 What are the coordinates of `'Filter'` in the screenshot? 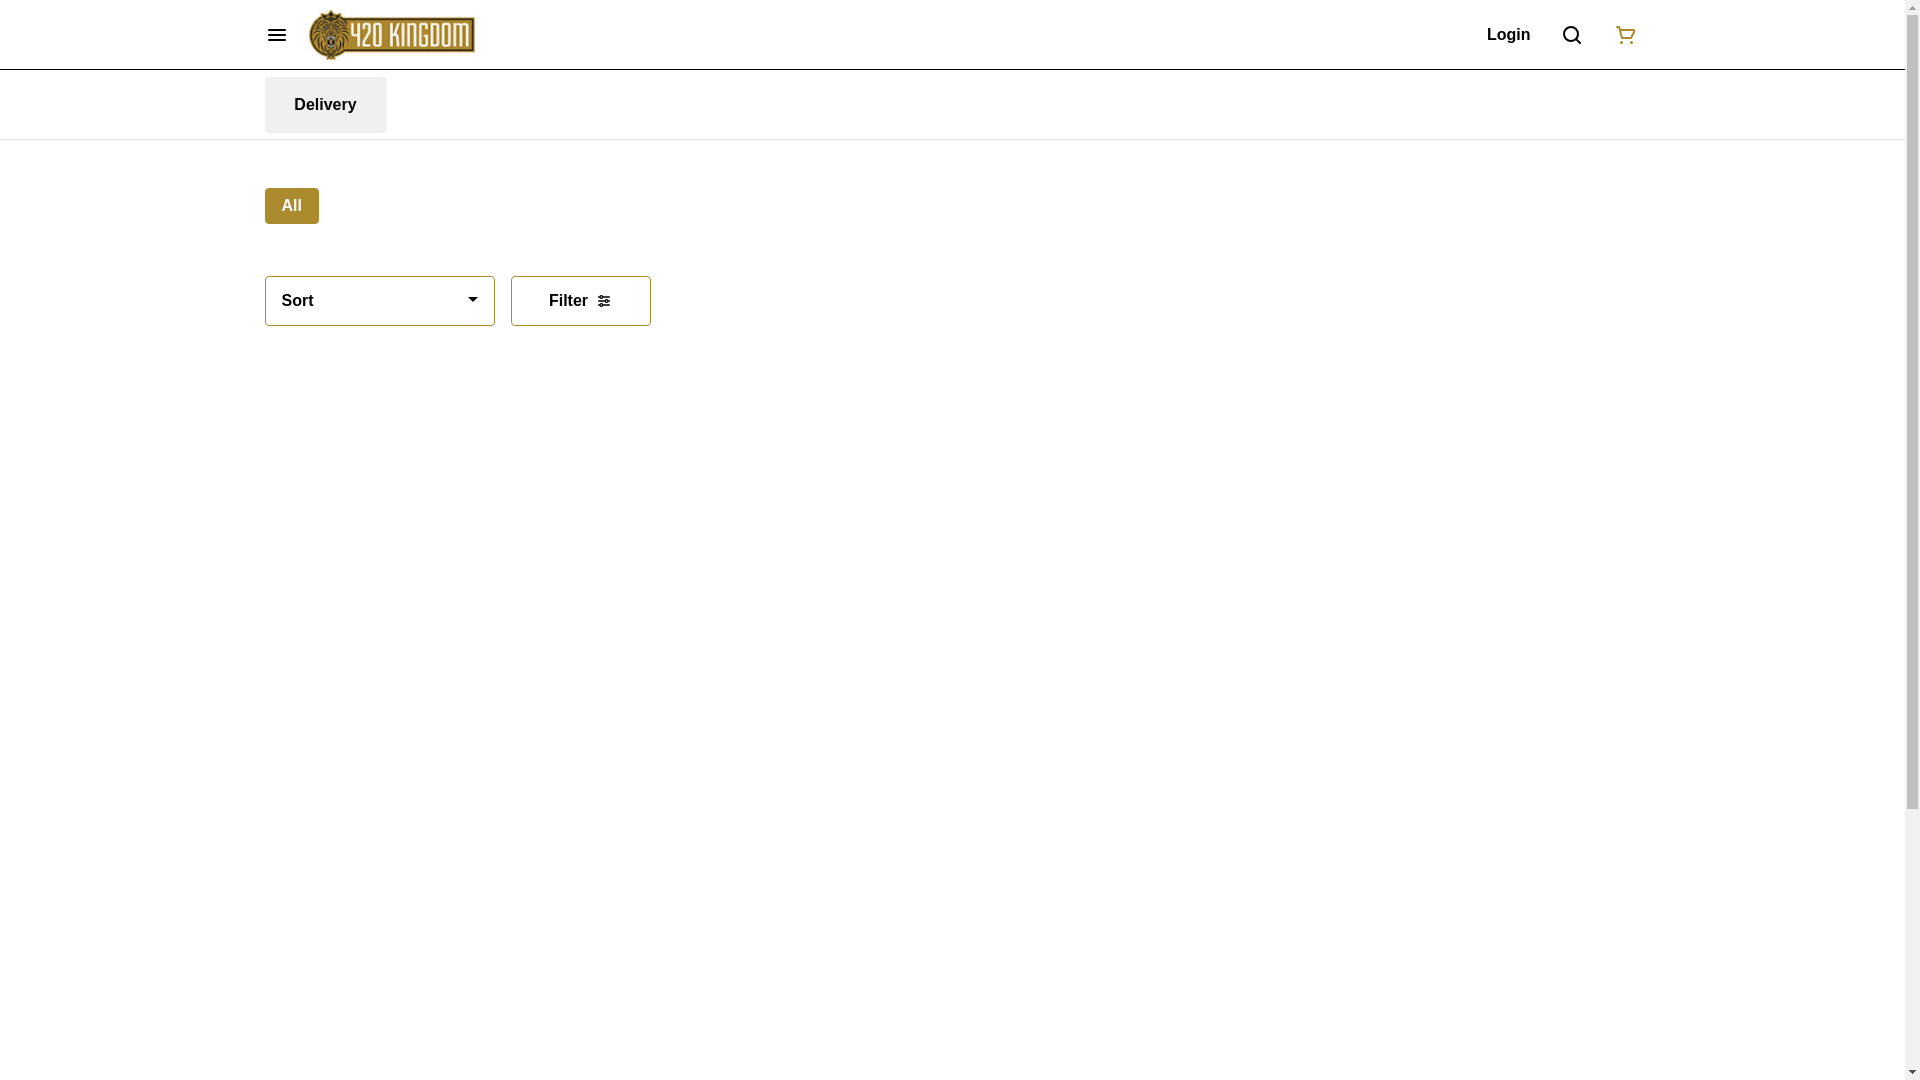 It's located at (509, 300).